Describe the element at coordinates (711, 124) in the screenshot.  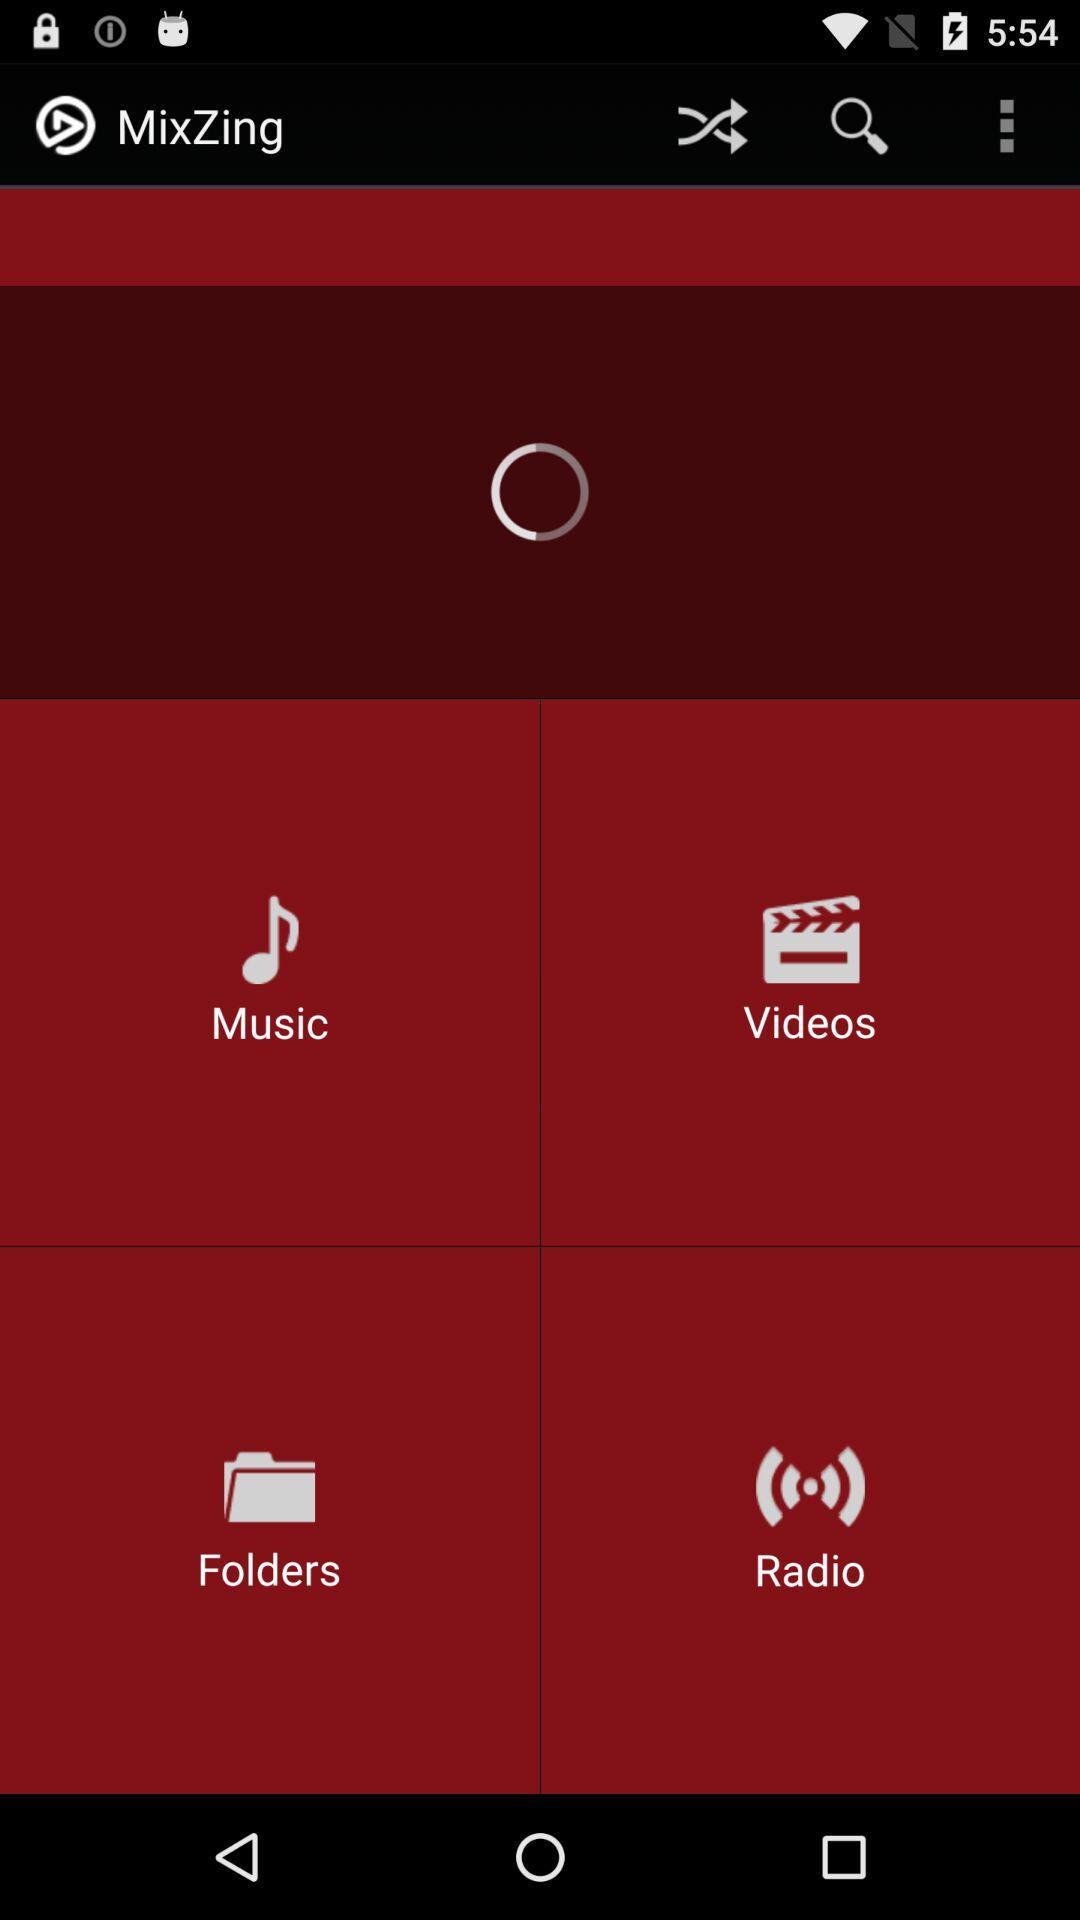
I see `icon to the right of mixzing icon` at that location.